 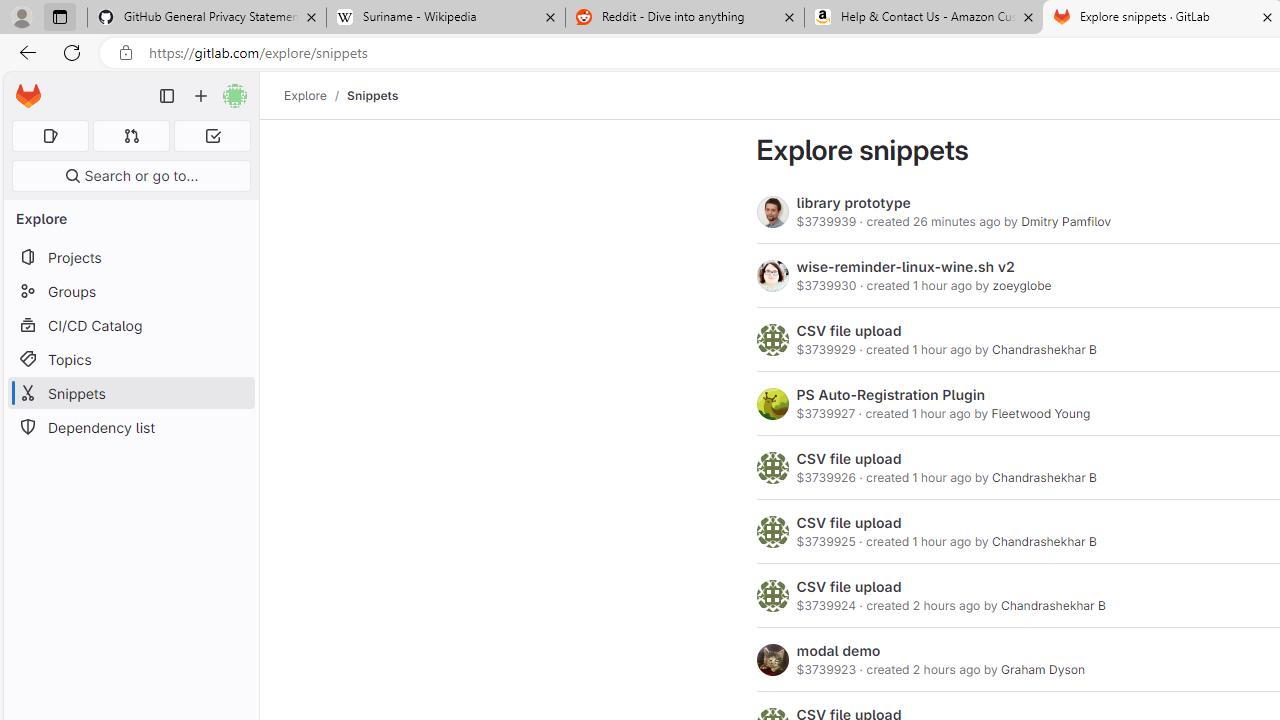 What do you see at coordinates (130, 256) in the screenshot?
I see `'Projects'` at bounding box center [130, 256].